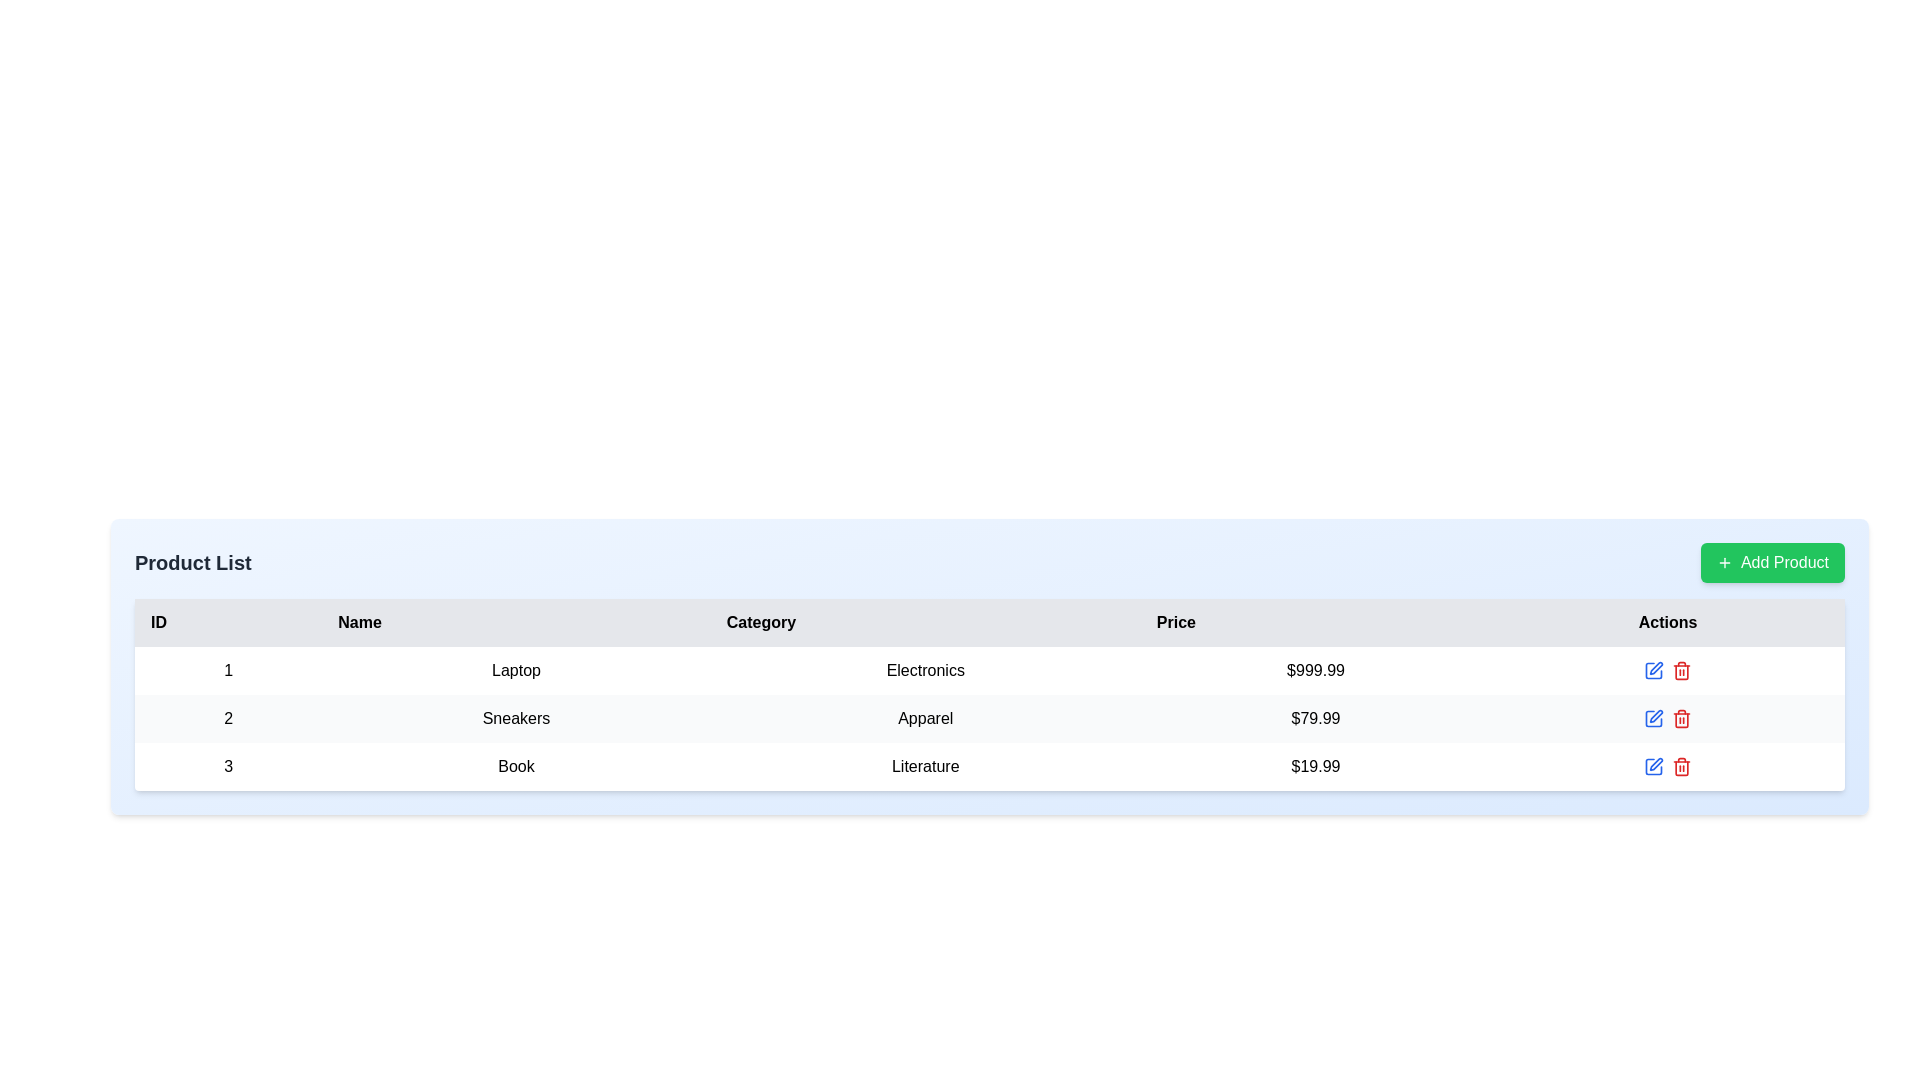  What do you see at coordinates (924, 766) in the screenshot?
I see `the 'Literature' text label in the 'Category' column of the third row, which corresponds to the item with ID '3' and name 'Book'` at bounding box center [924, 766].